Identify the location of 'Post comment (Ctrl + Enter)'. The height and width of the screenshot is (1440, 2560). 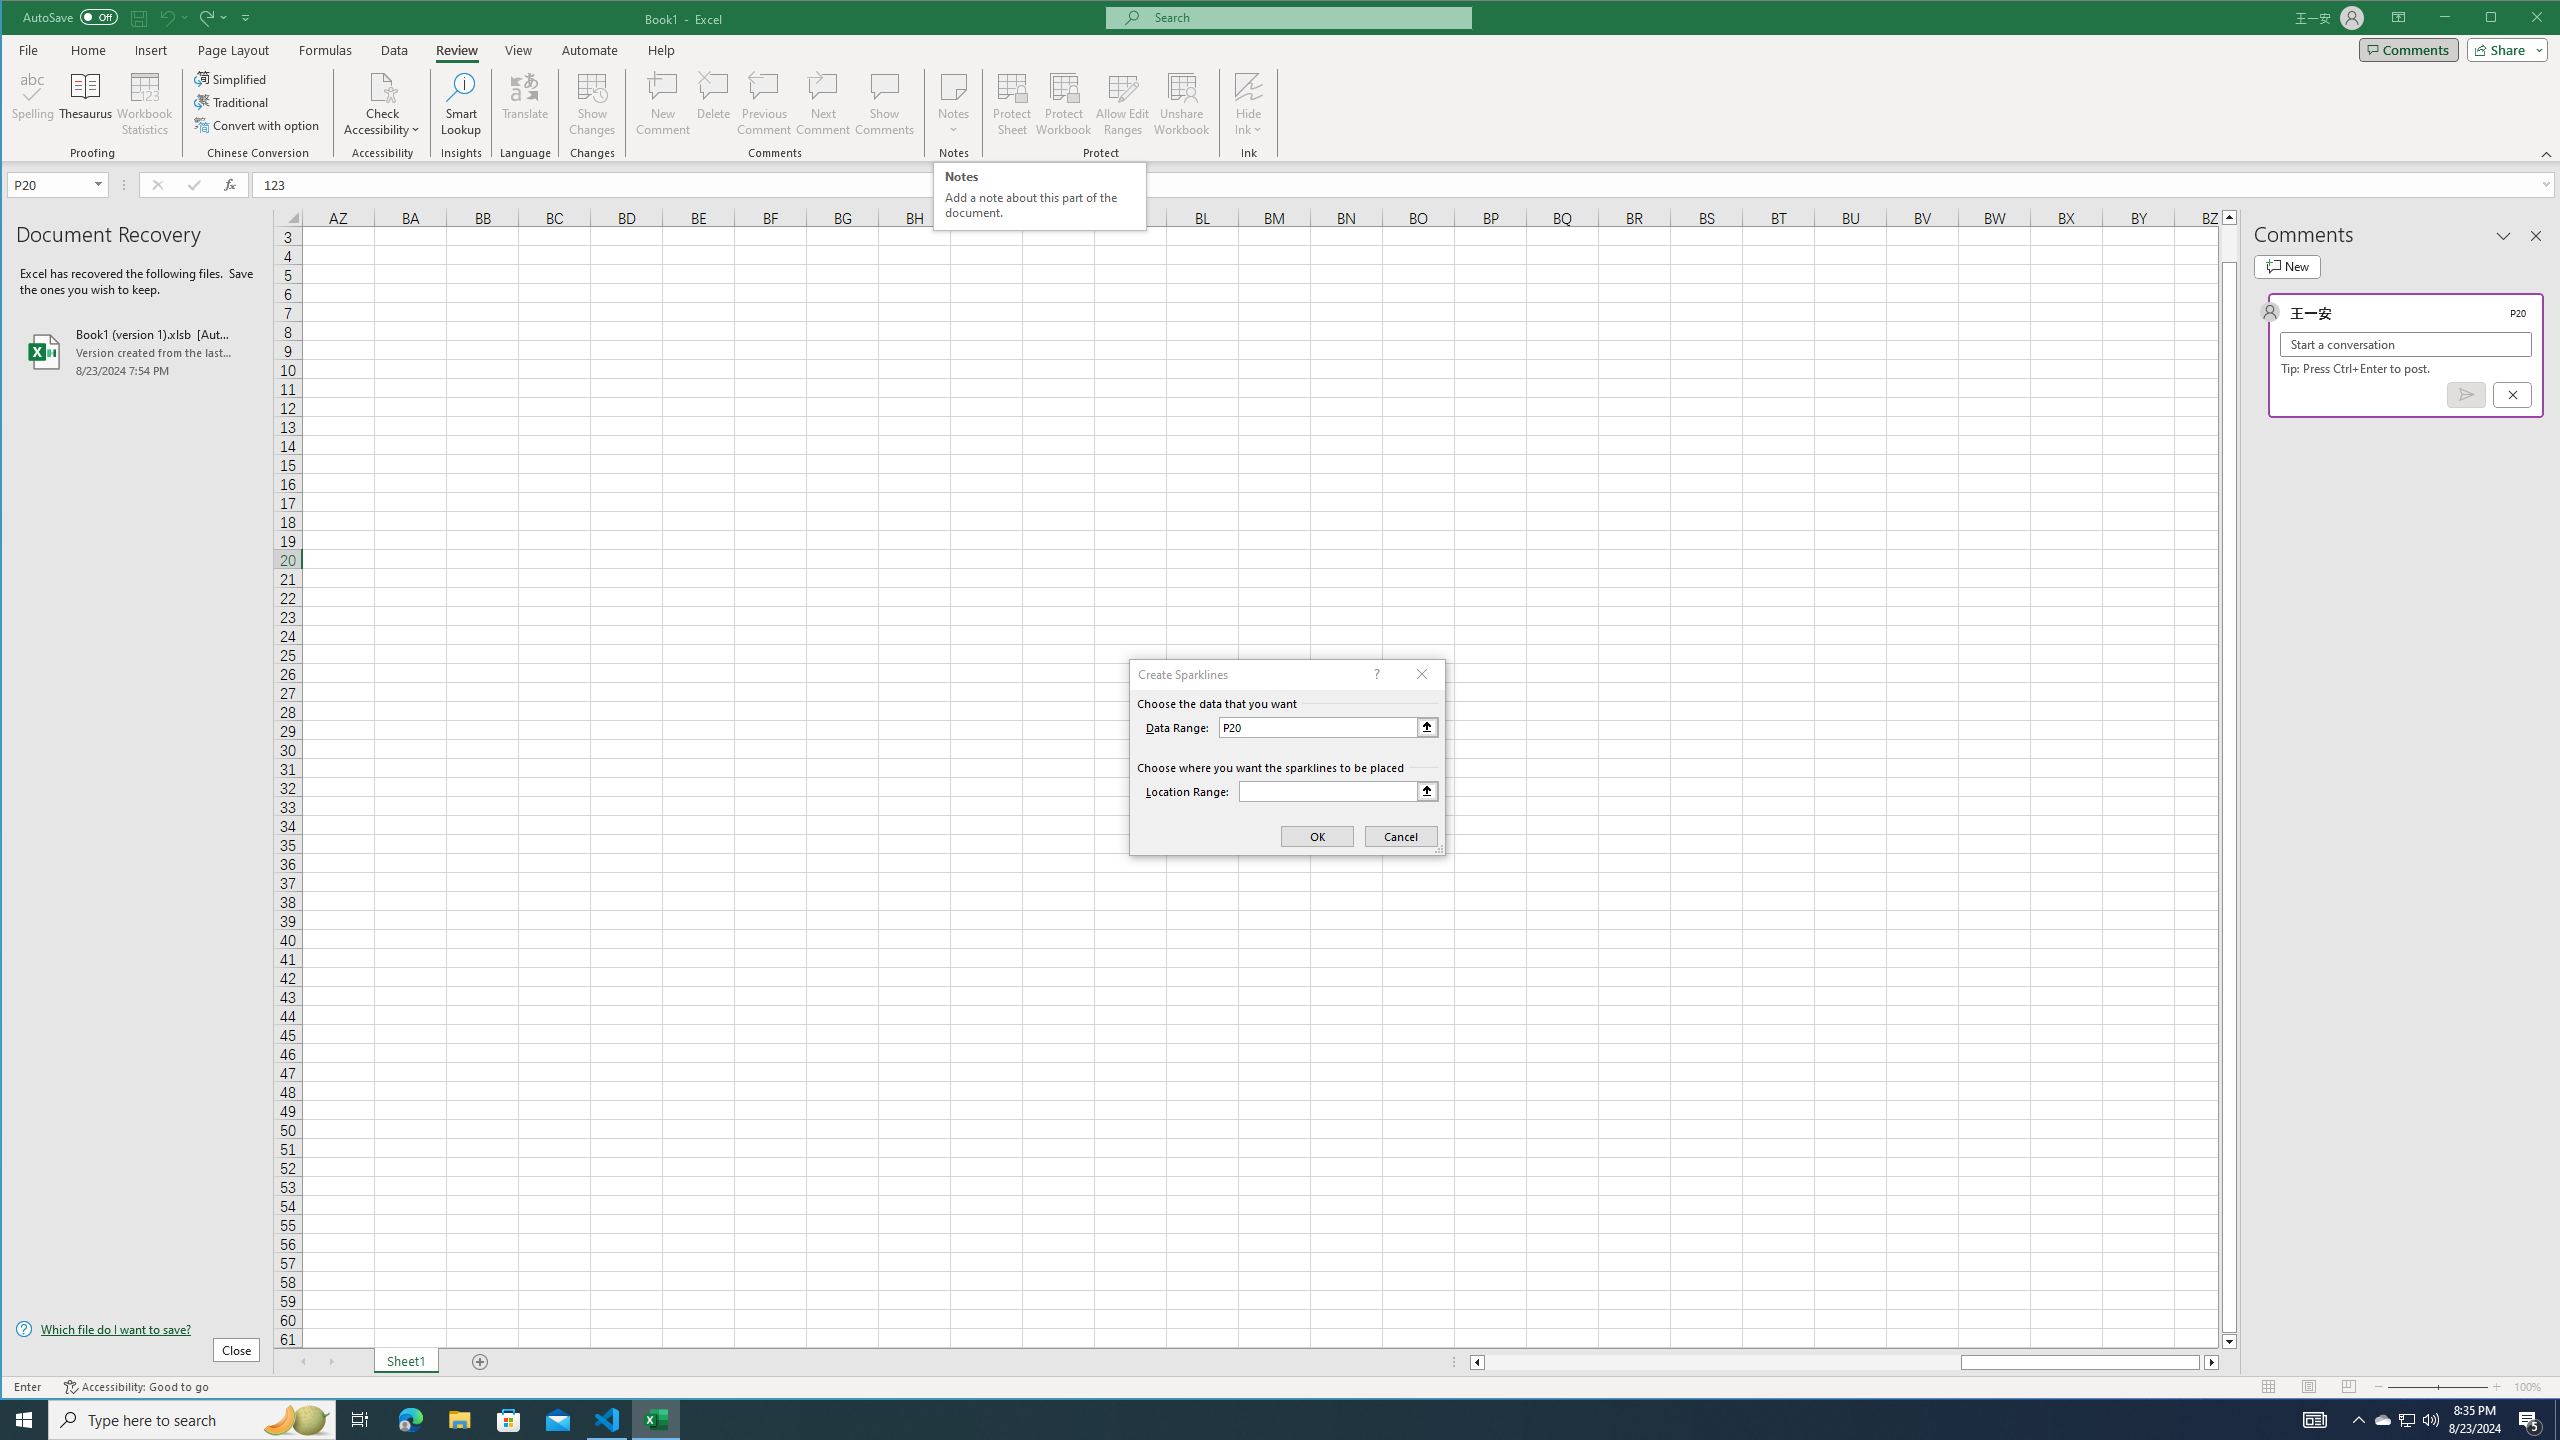
(2466, 394).